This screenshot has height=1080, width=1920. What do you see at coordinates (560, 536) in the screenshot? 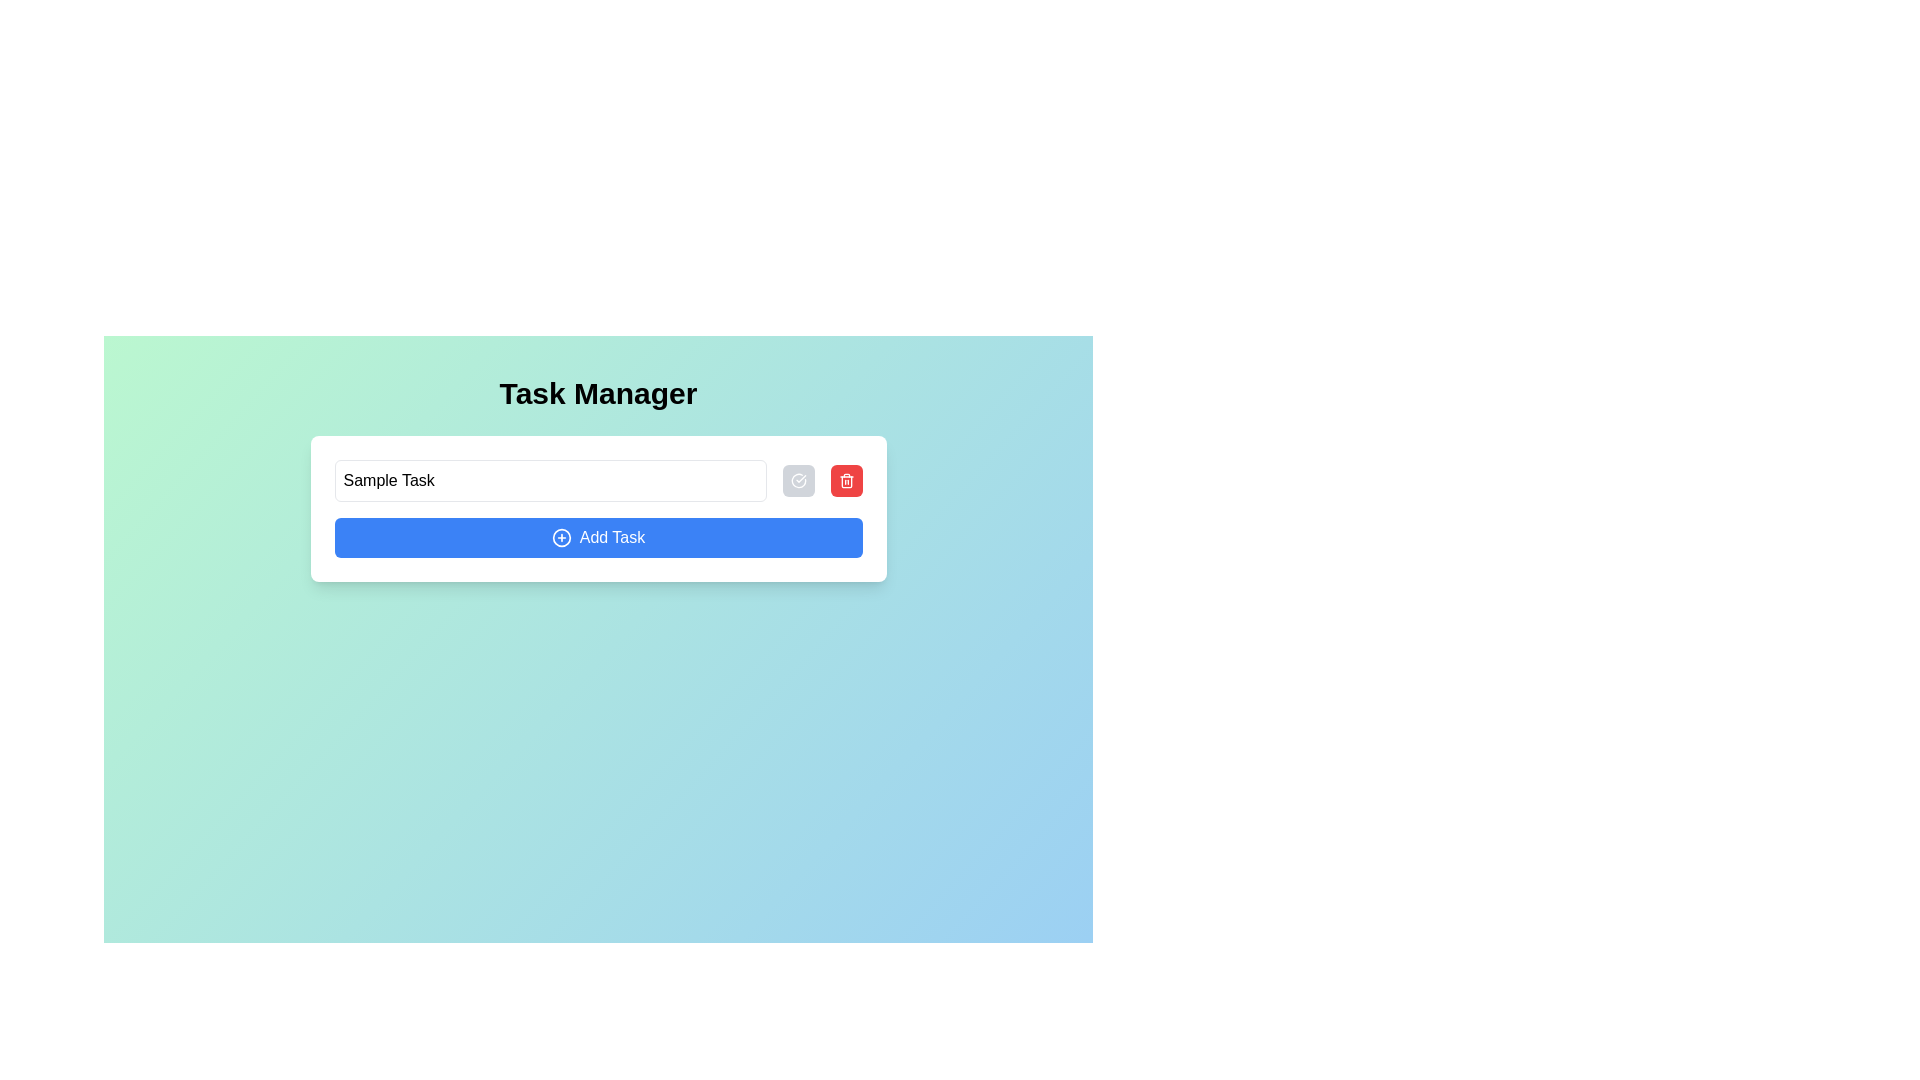
I see `the SVG Circle Element that visually indicates a 'plus' or 'add' symbol, which is part of the 'Add Task' button's icon` at bounding box center [560, 536].